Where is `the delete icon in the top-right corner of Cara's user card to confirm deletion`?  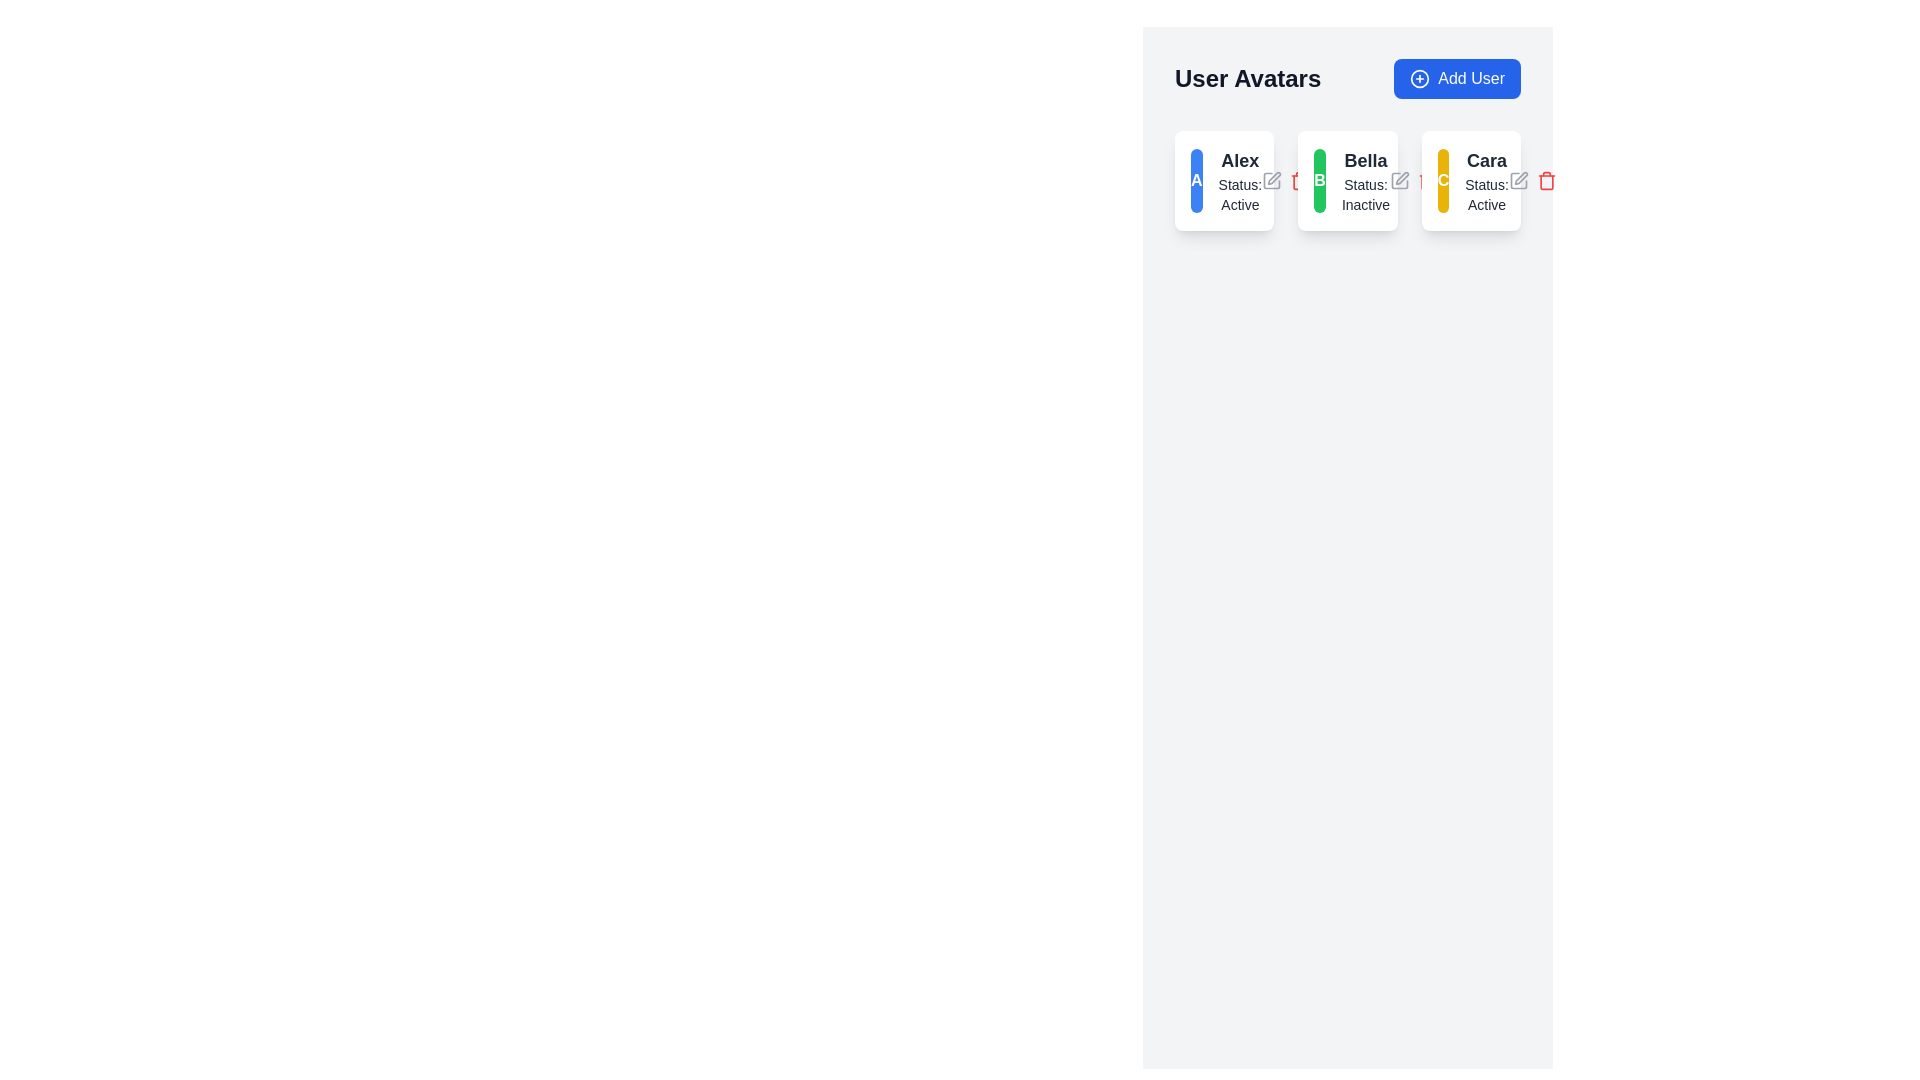
the delete icon in the top-right corner of Cara's user card to confirm deletion is located at coordinates (1531, 181).